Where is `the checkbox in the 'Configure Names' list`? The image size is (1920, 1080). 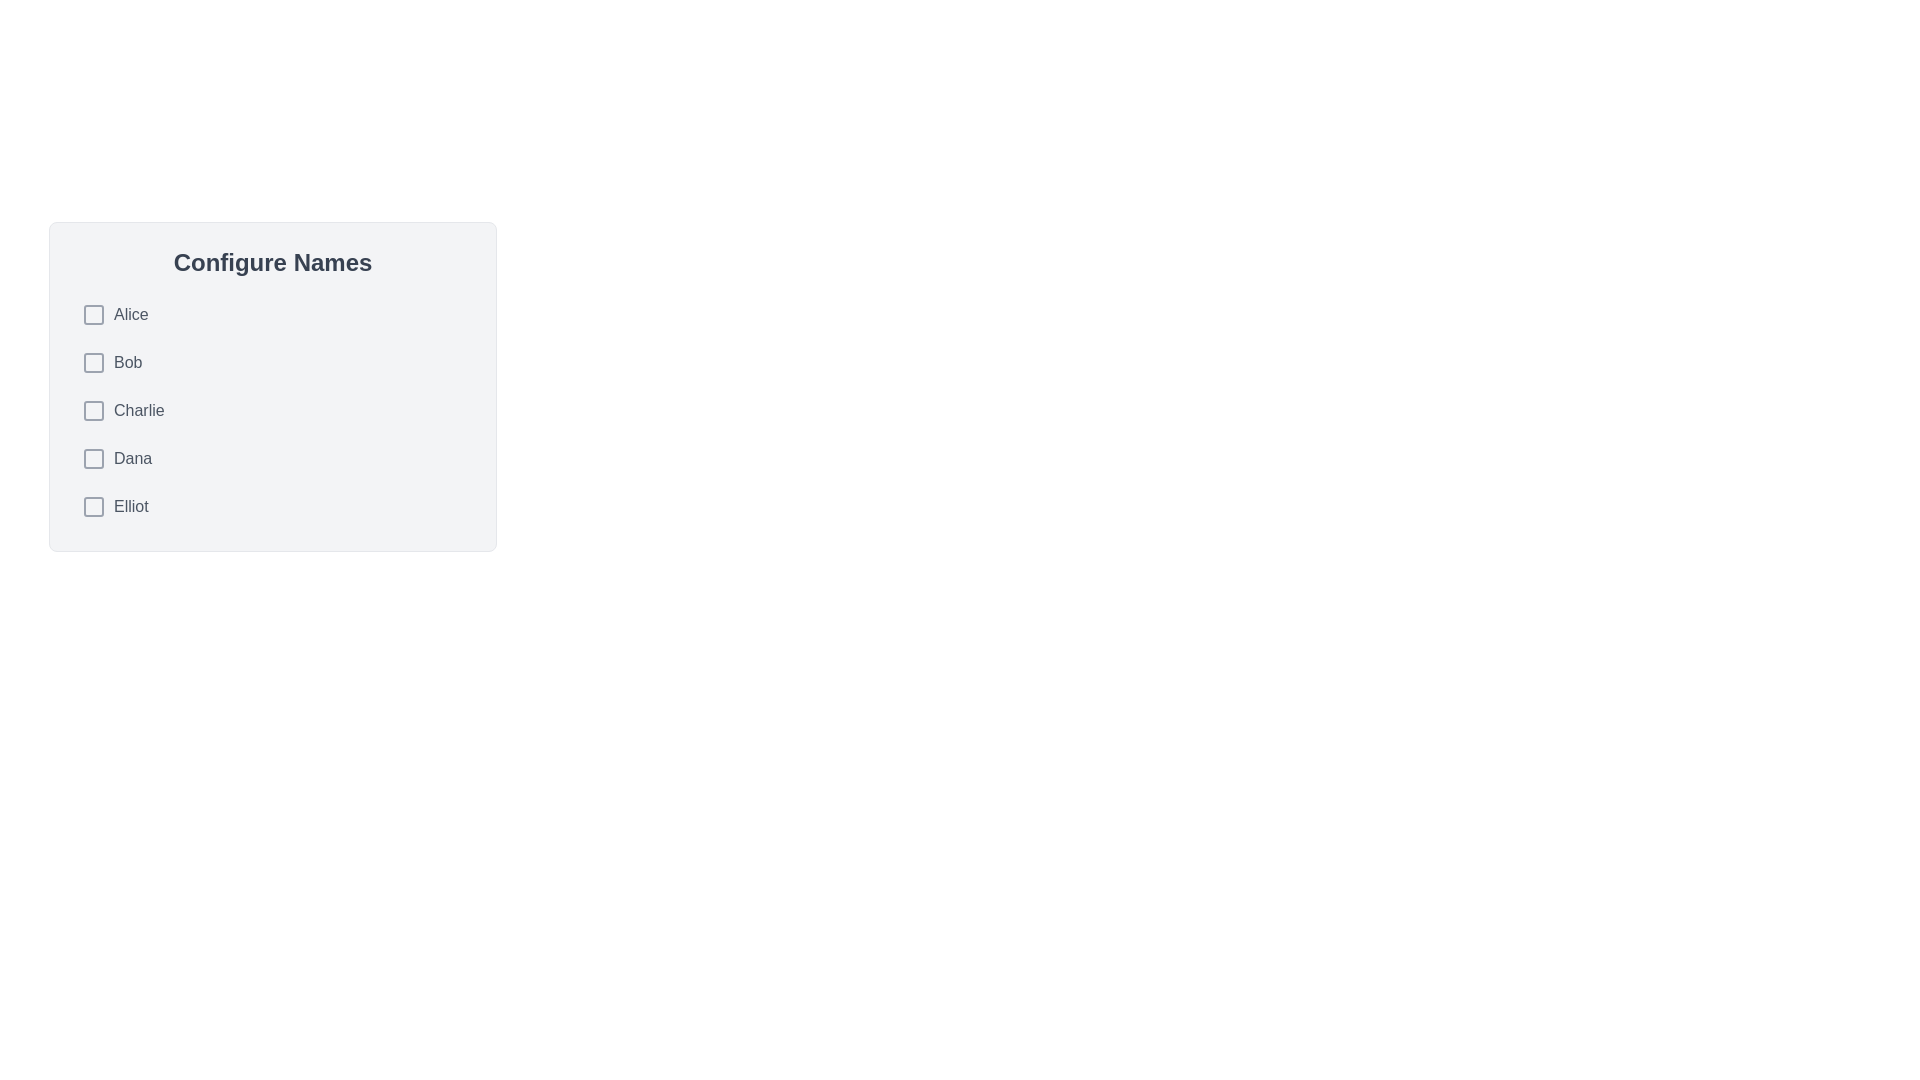 the checkbox in the 'Configure Names' list is located at coordinates (272, 410).